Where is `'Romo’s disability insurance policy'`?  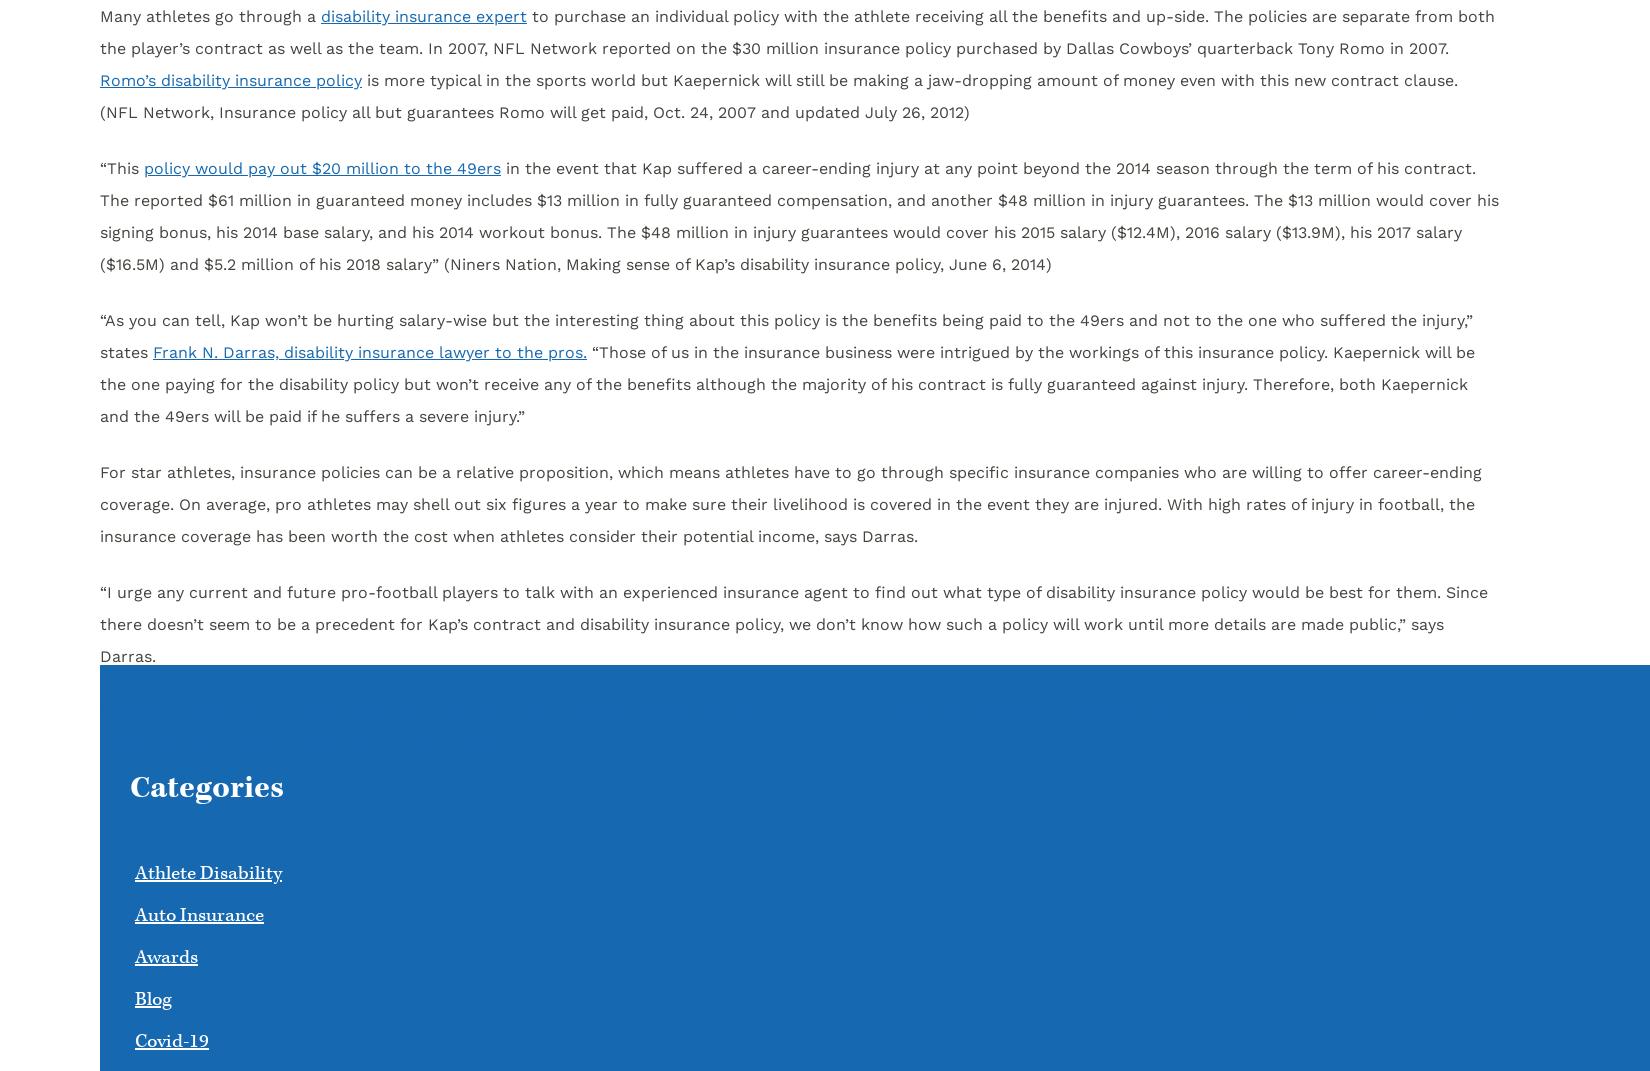 'Romo’s disability insurance policy' is located at coordinates (231, 80).